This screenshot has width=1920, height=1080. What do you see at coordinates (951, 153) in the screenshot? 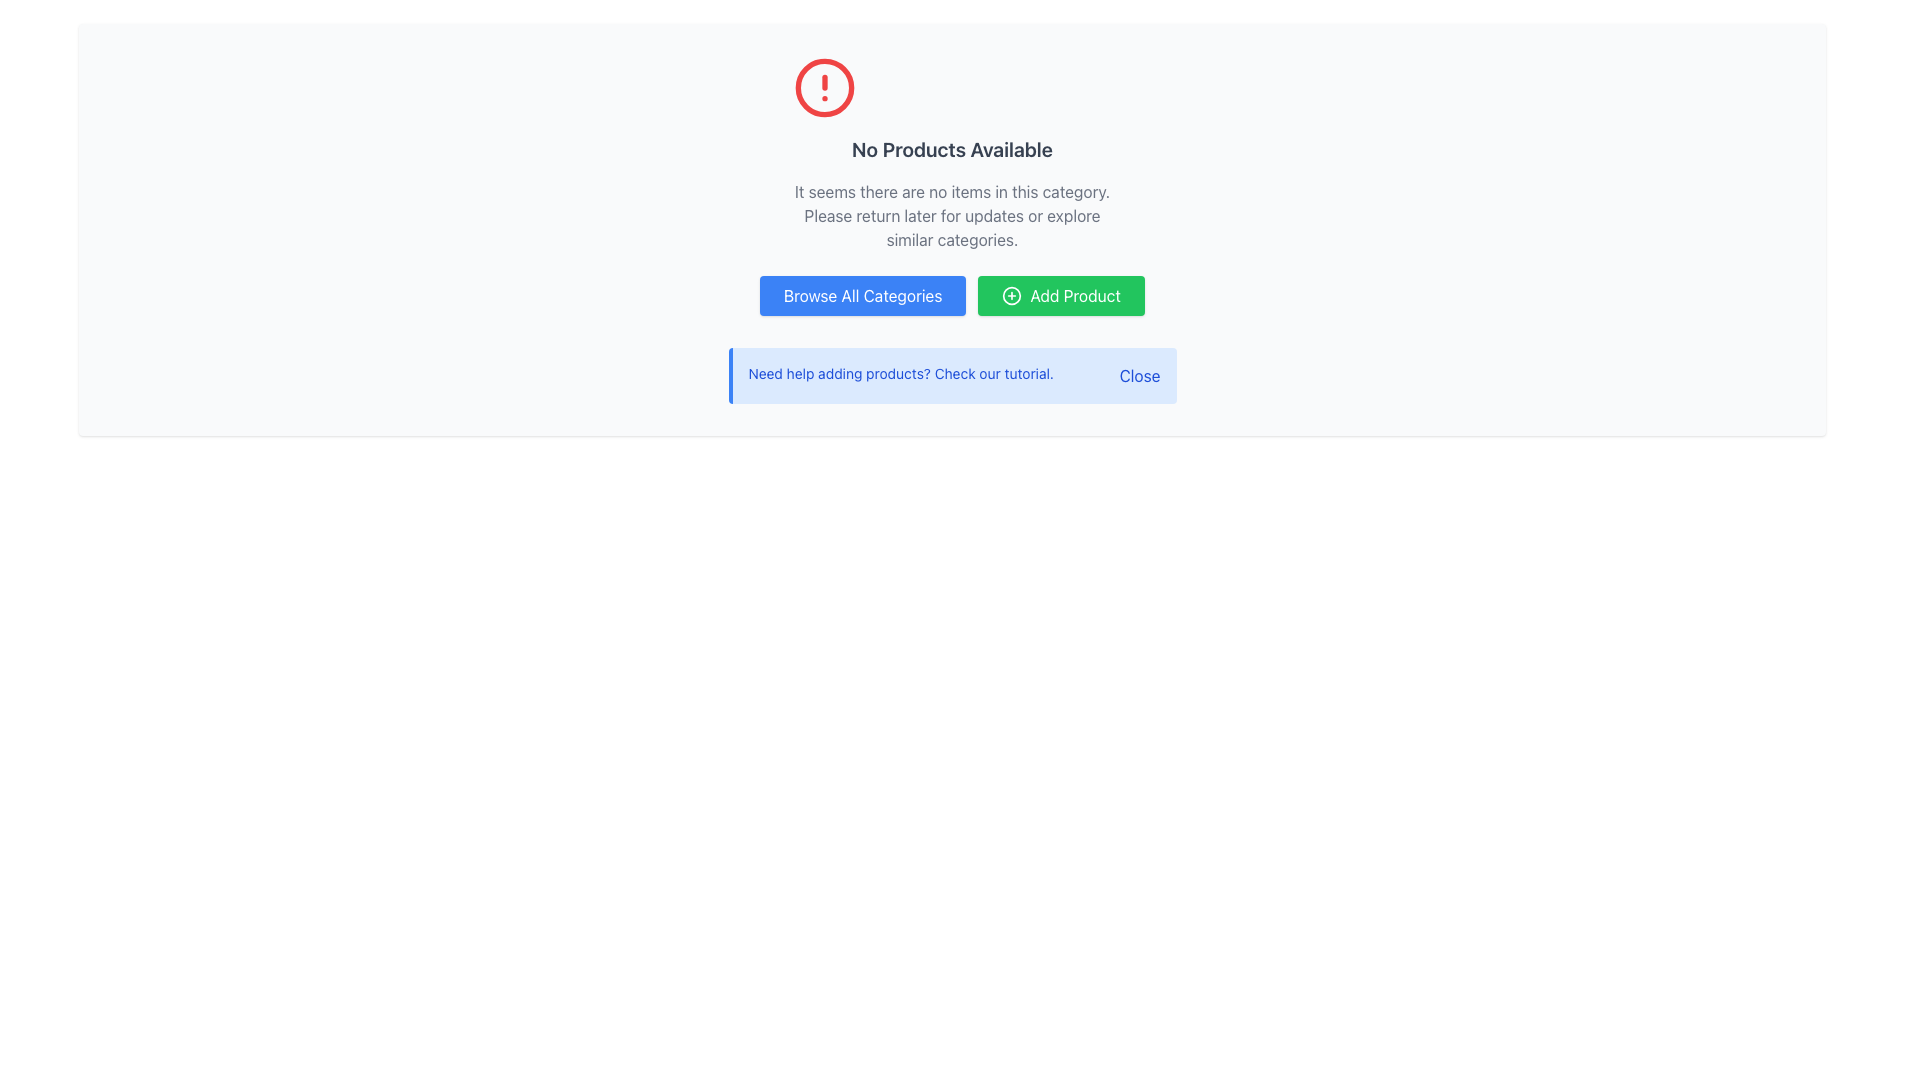
I see `the Notification Panel that informs users about the unavailability of items in the current category` at bounding box center [951, 153].